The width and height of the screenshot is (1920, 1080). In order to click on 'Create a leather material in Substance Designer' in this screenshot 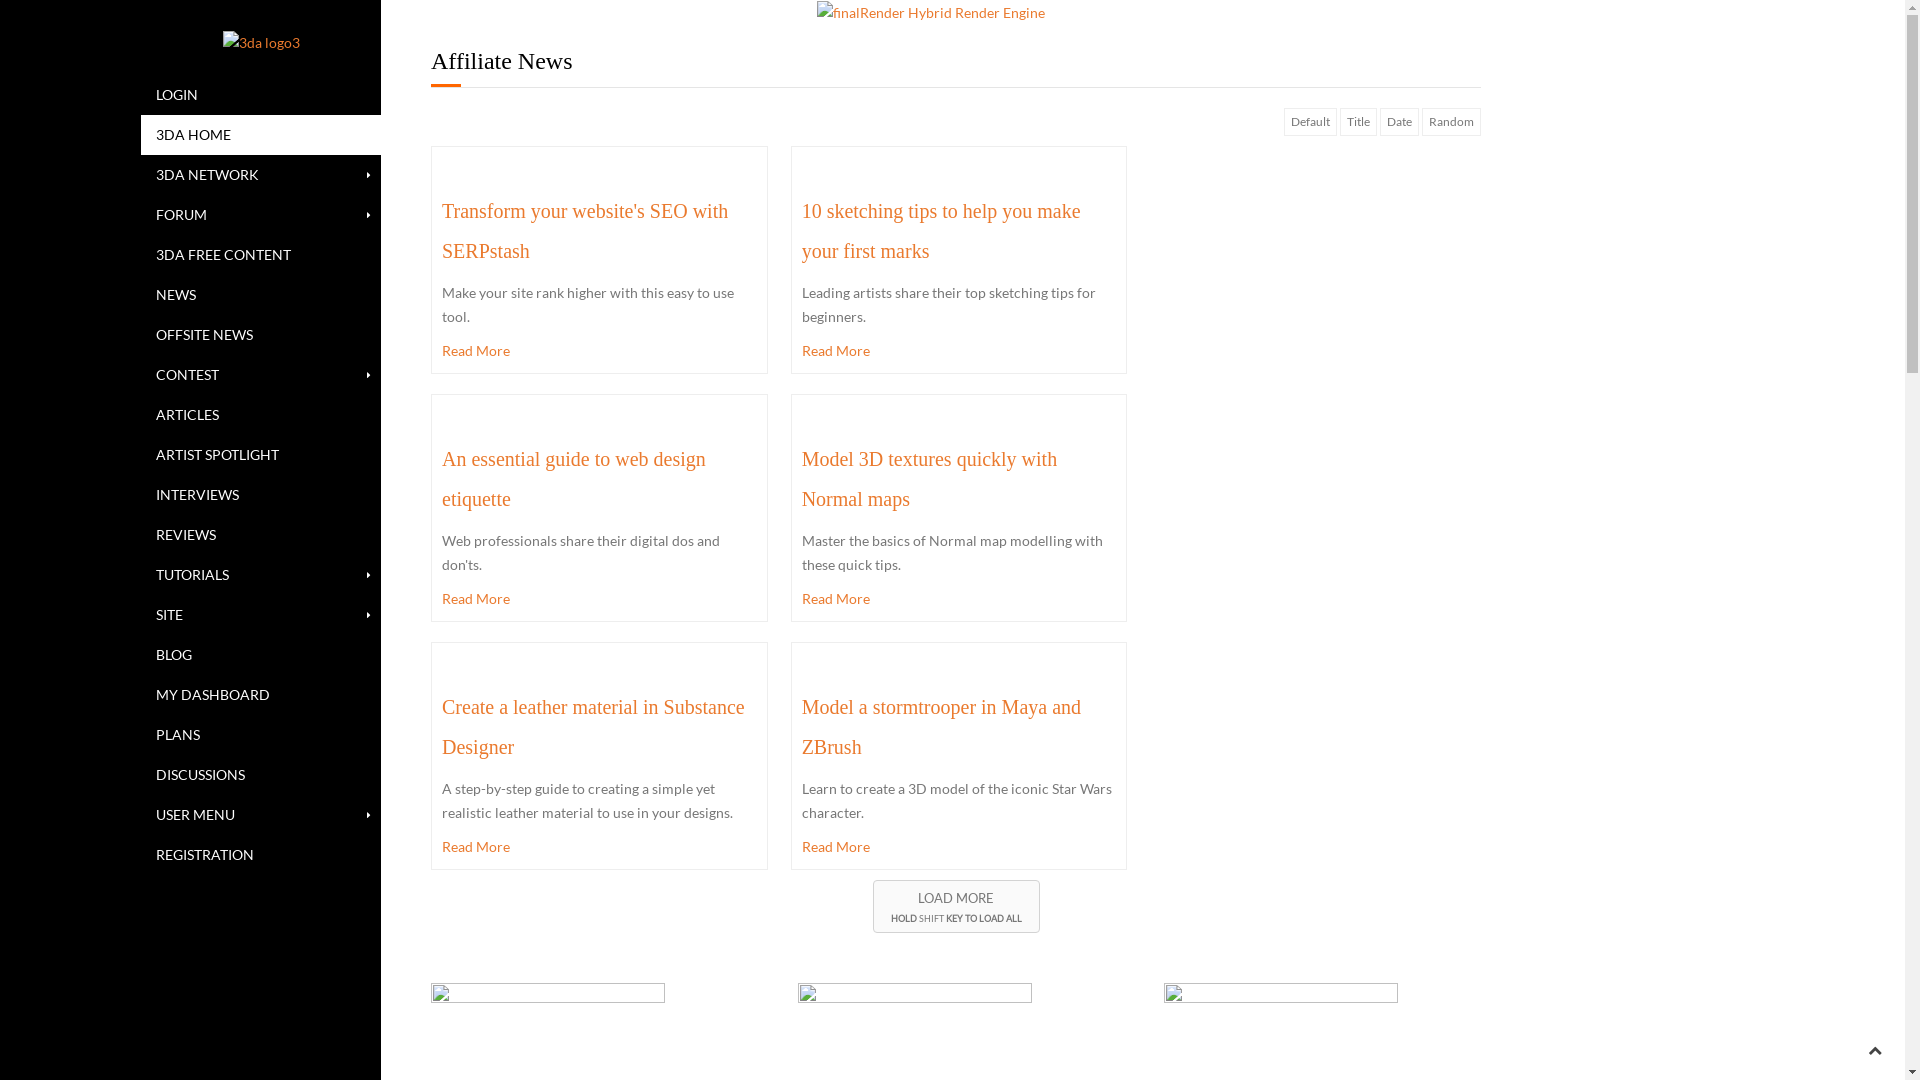, I will do `click(592, 726)`.